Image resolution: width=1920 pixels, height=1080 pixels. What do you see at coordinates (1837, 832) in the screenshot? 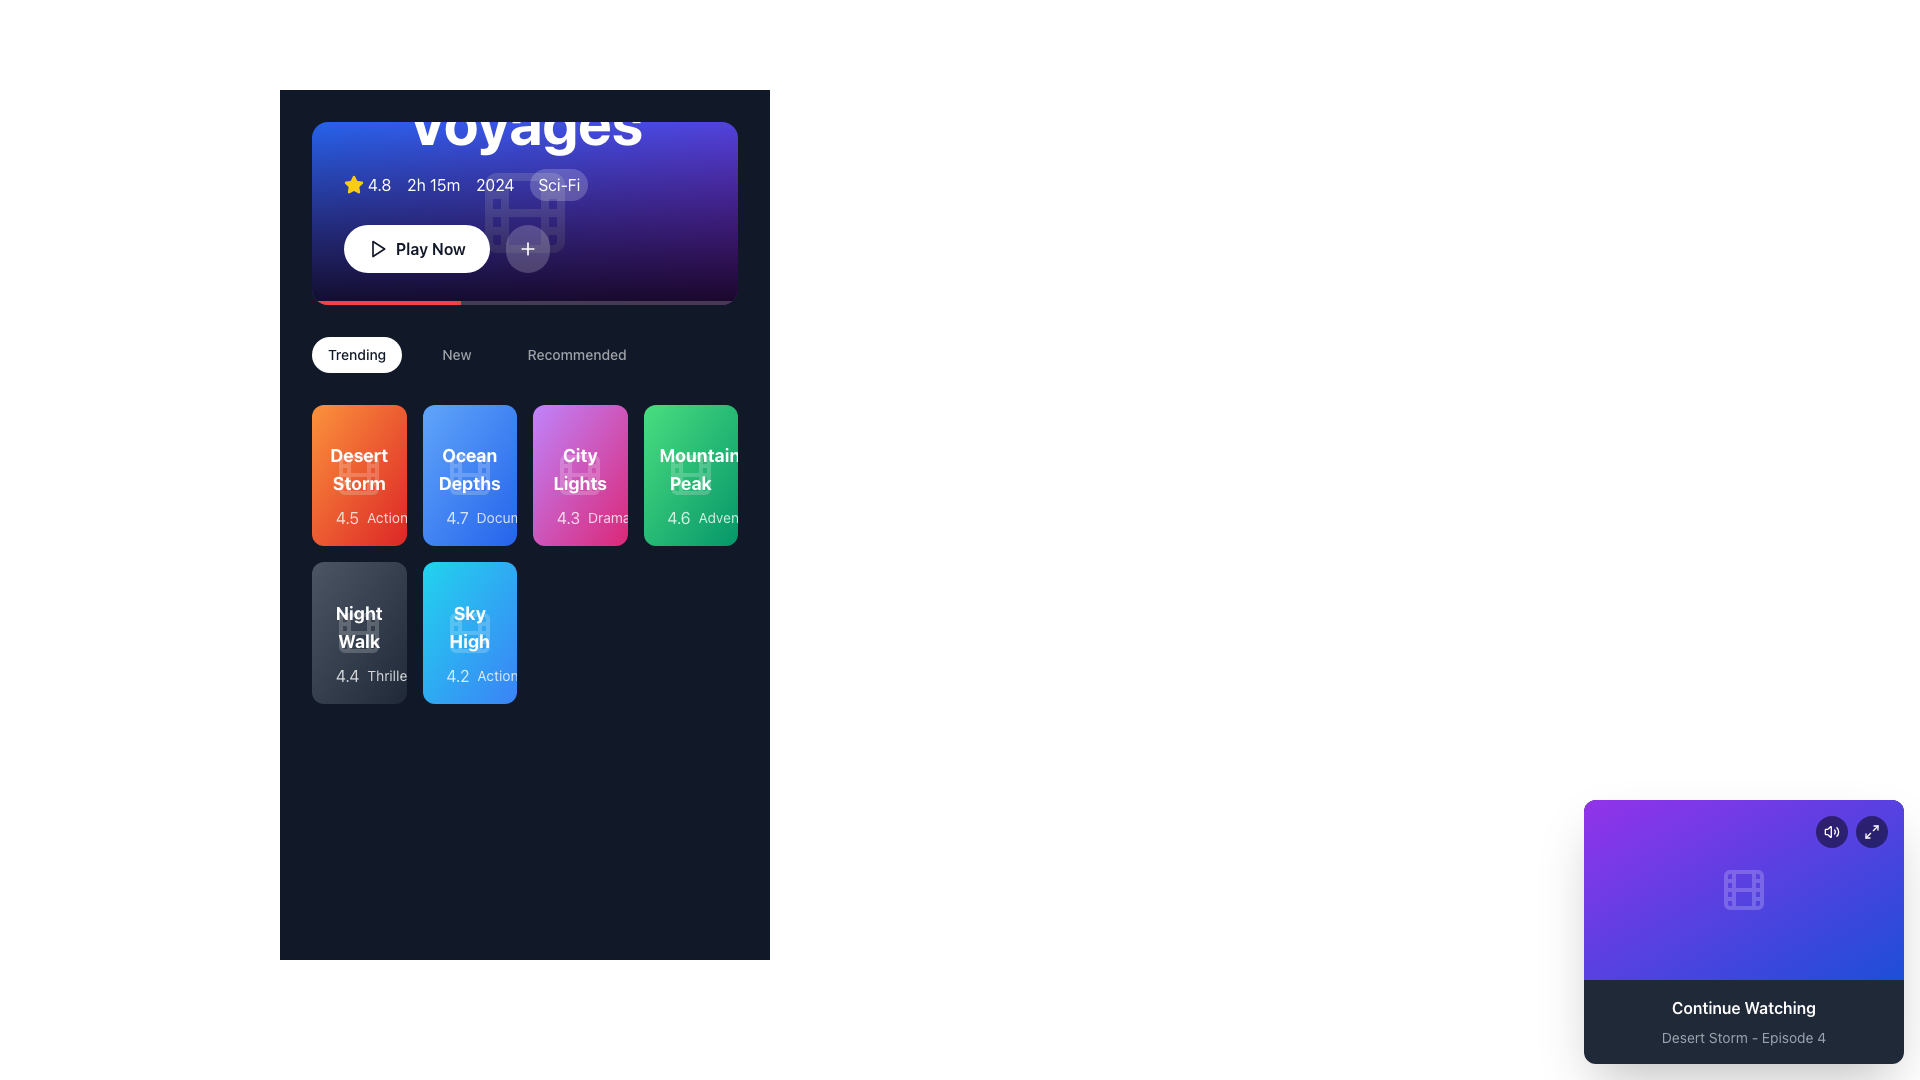
I see `the outer wave component of the volume icon located in the bottom-right corner of the interface` at bounding box center [1837, 832].